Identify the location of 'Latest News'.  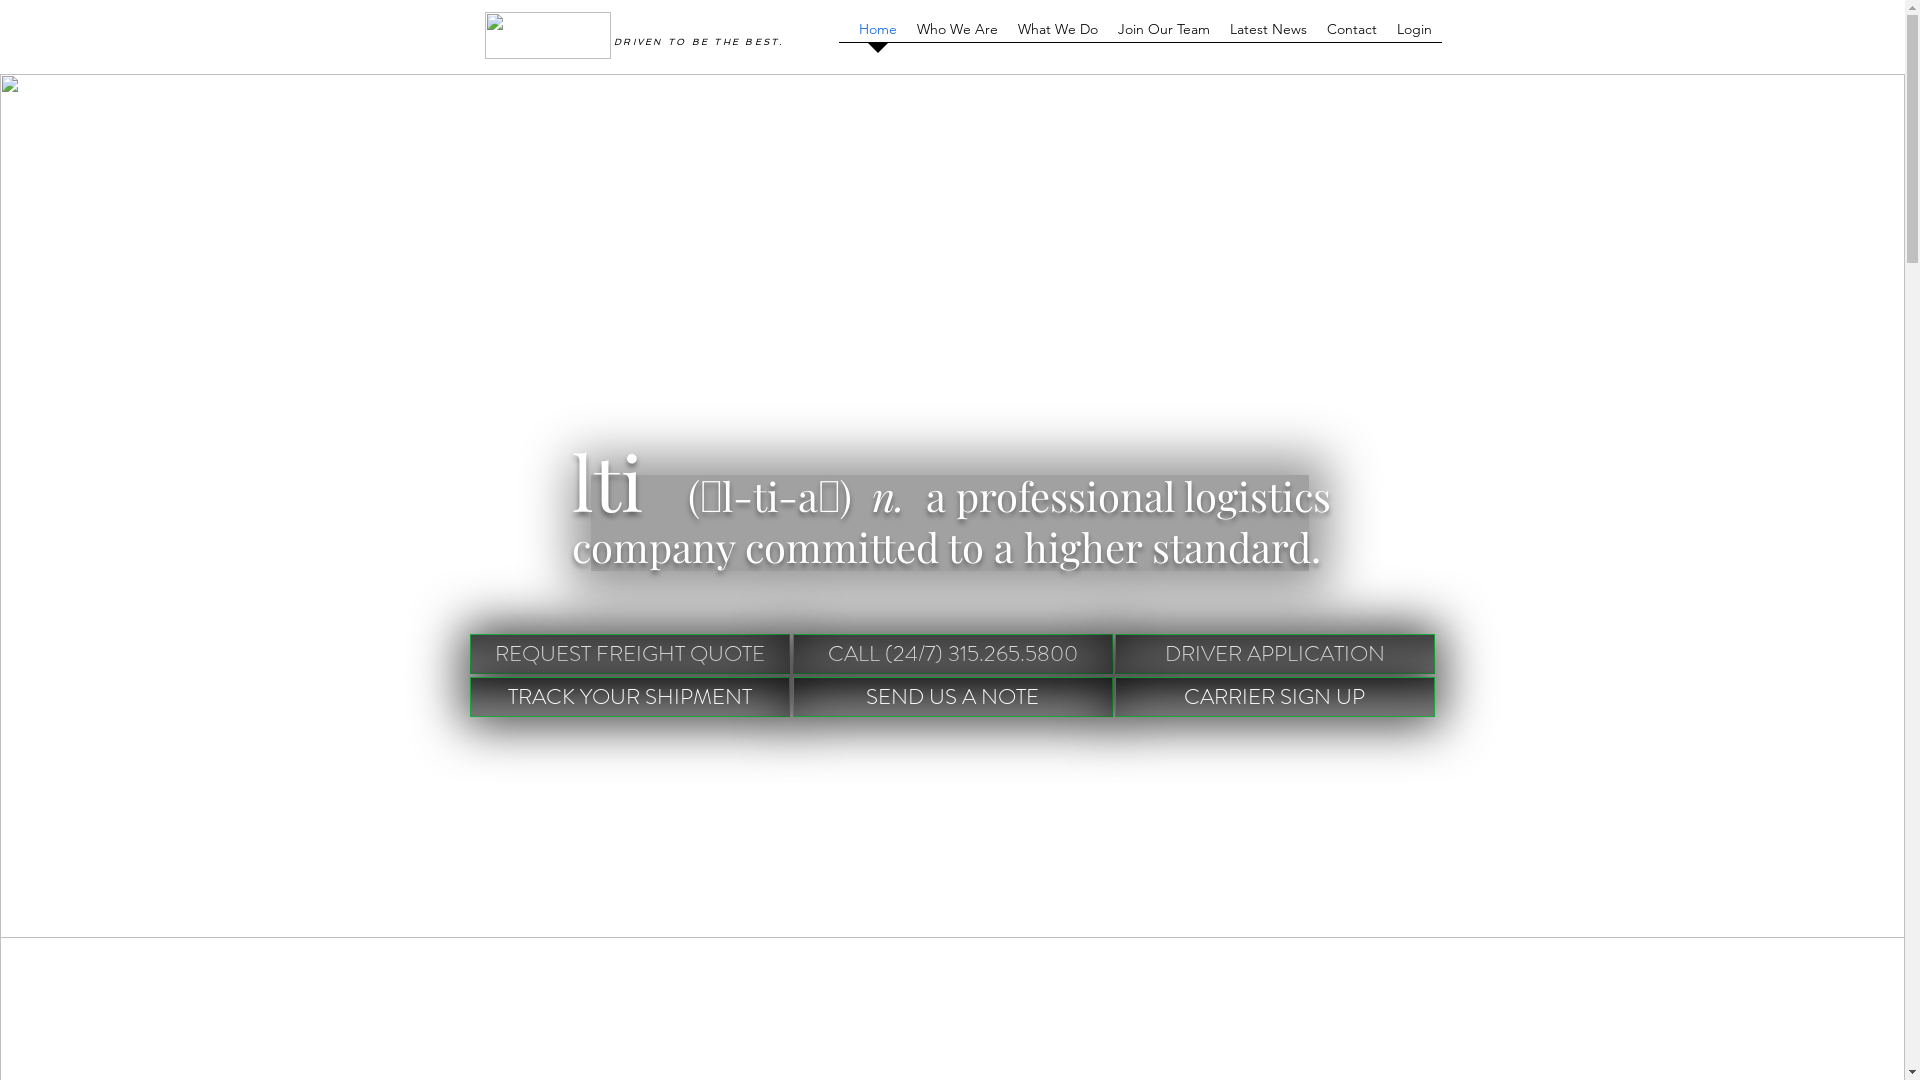
(1218, 35).